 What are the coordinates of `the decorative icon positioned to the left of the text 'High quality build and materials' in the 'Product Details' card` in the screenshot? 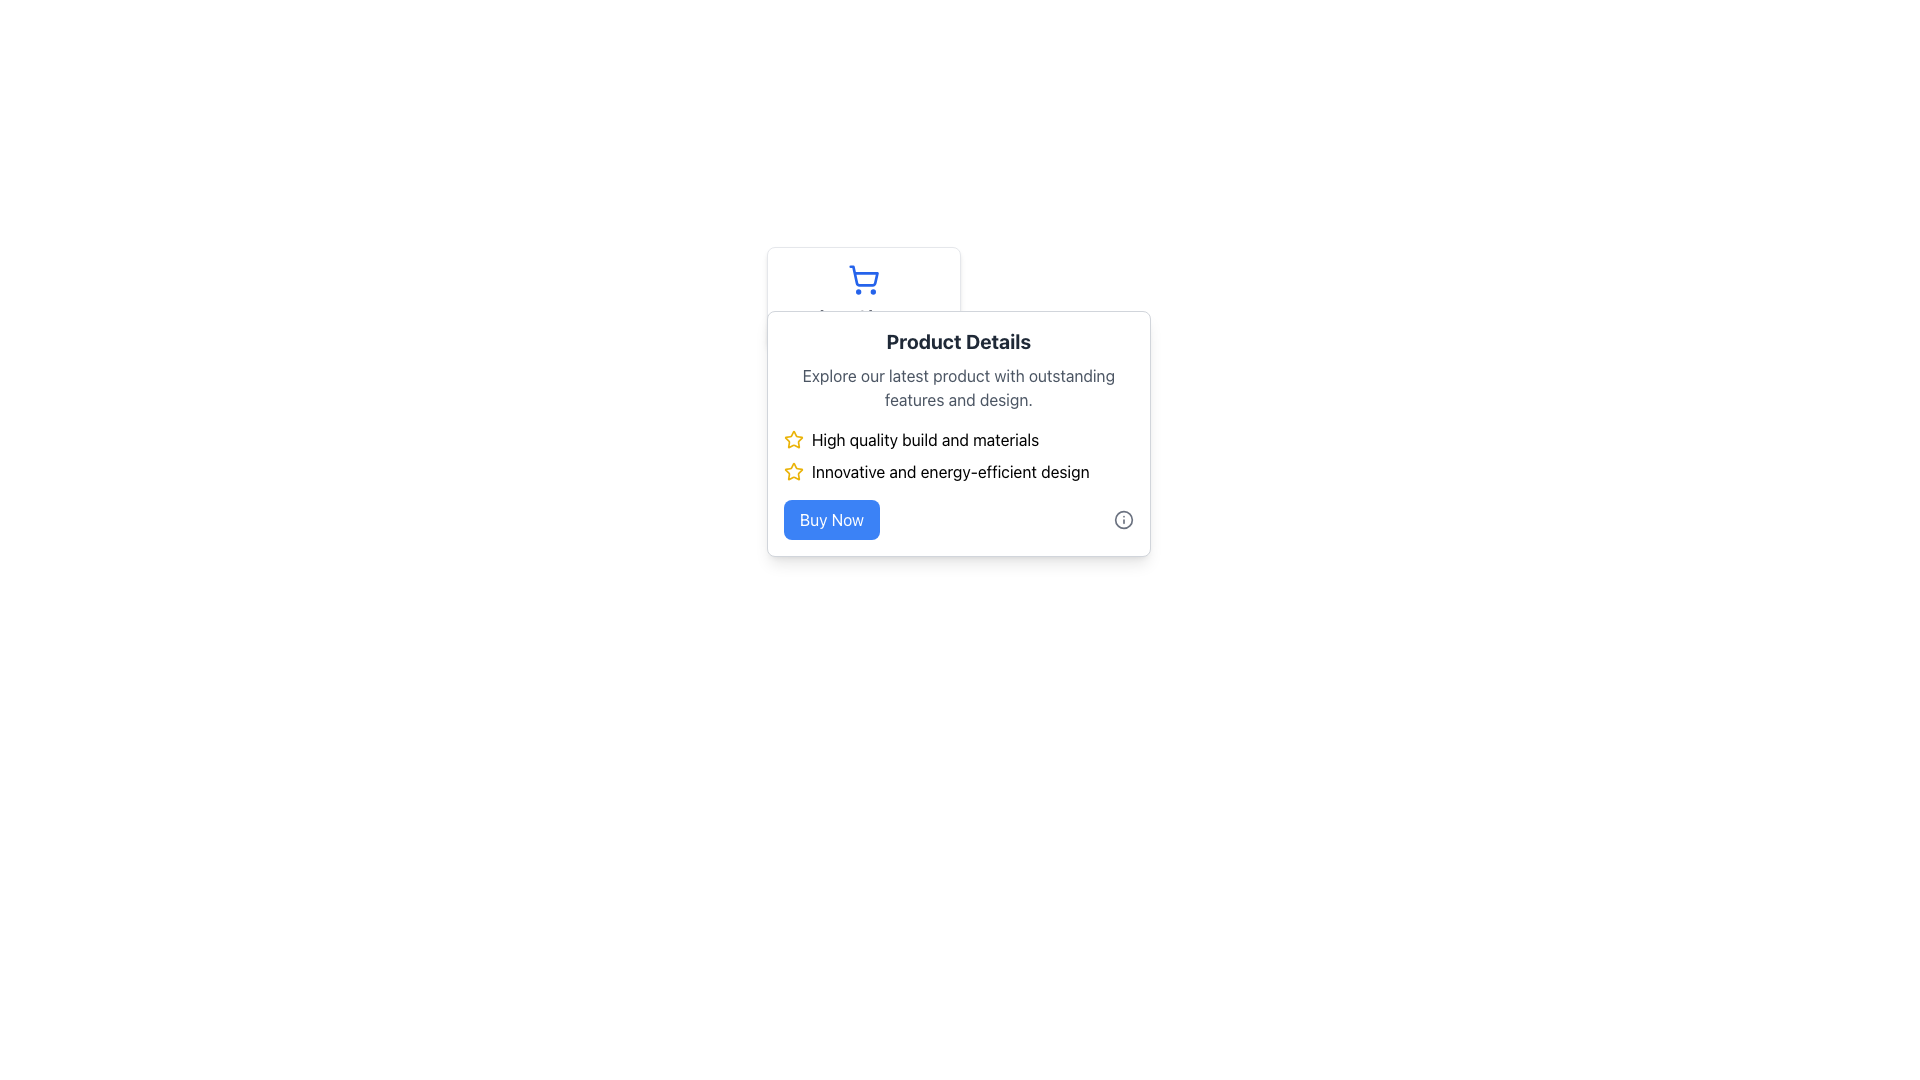 It's located at (792, 471).